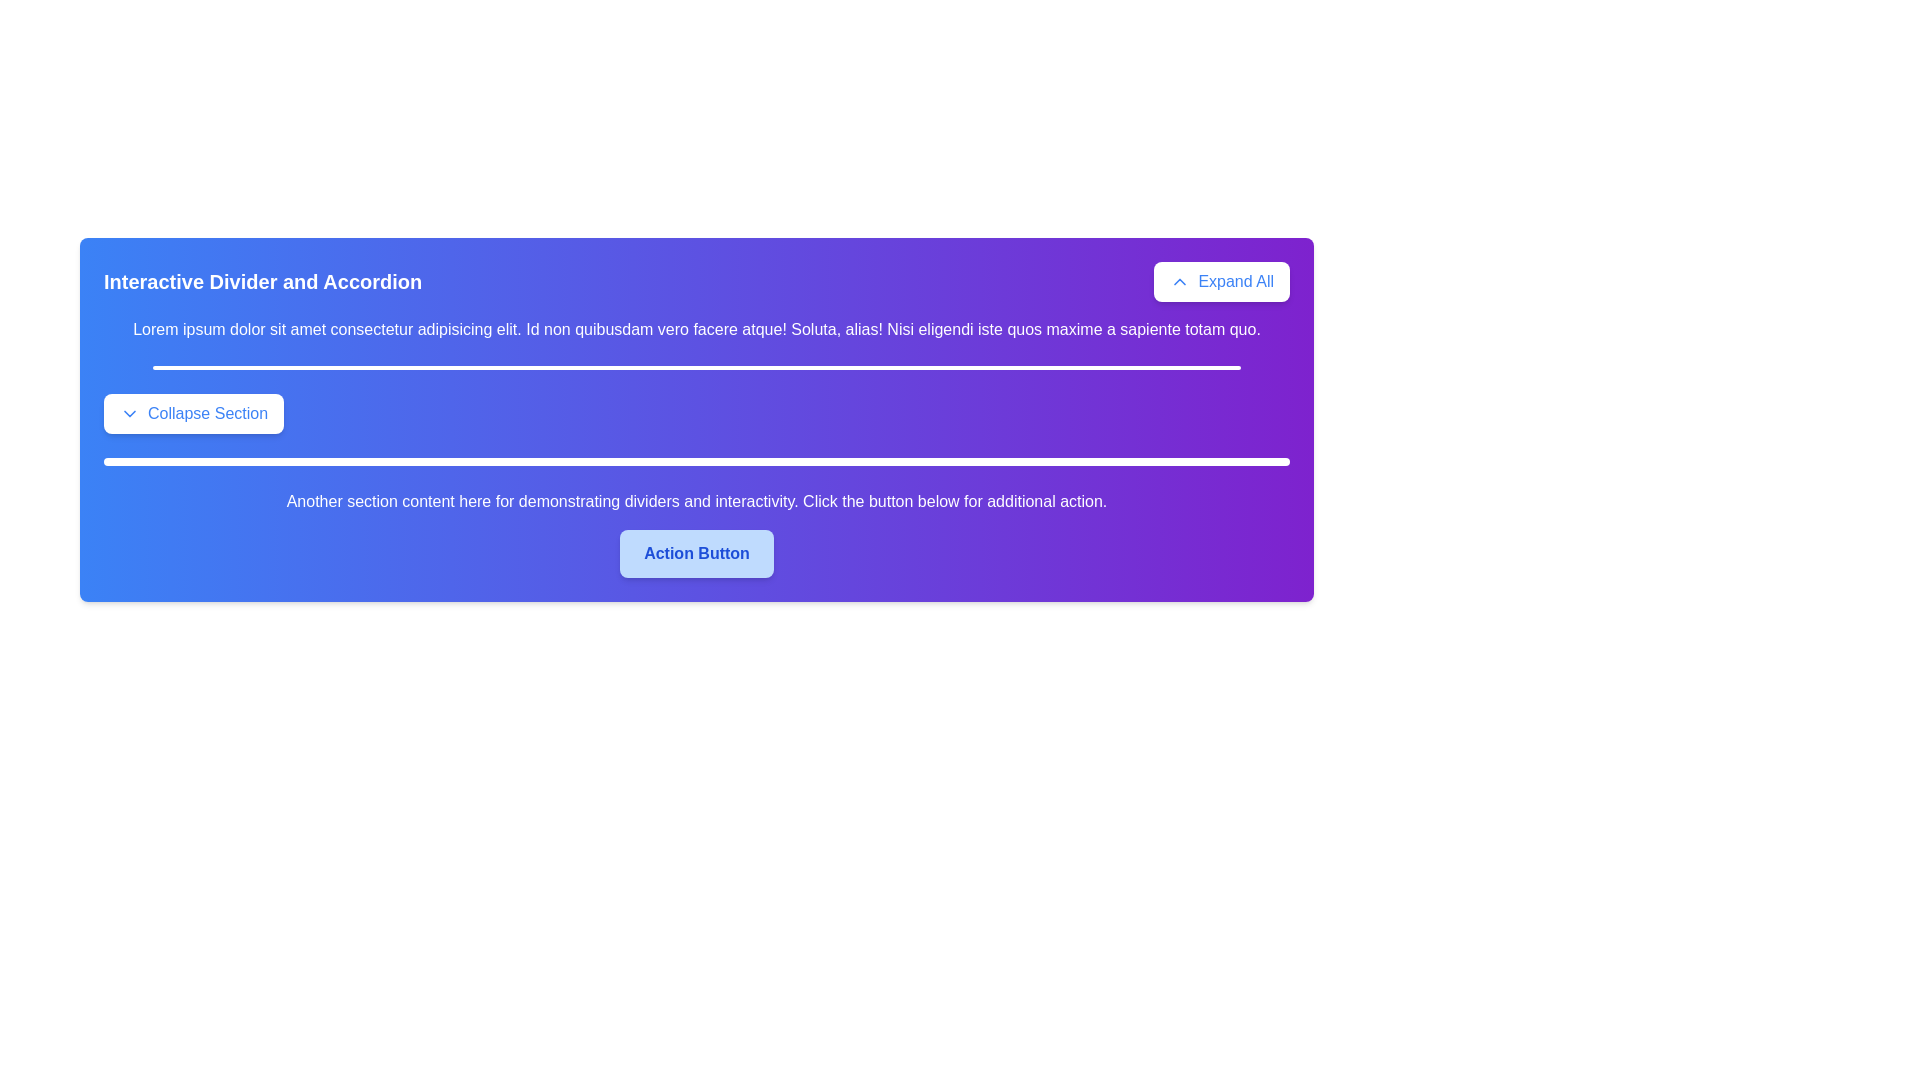 The image size is (1920, 1080). Describe the element at coordinates (696, 367) in the screenshot. I see `the horizontal white divider with rounded ends located between the paragraph text and the 'Collapse Section' button` at that location.